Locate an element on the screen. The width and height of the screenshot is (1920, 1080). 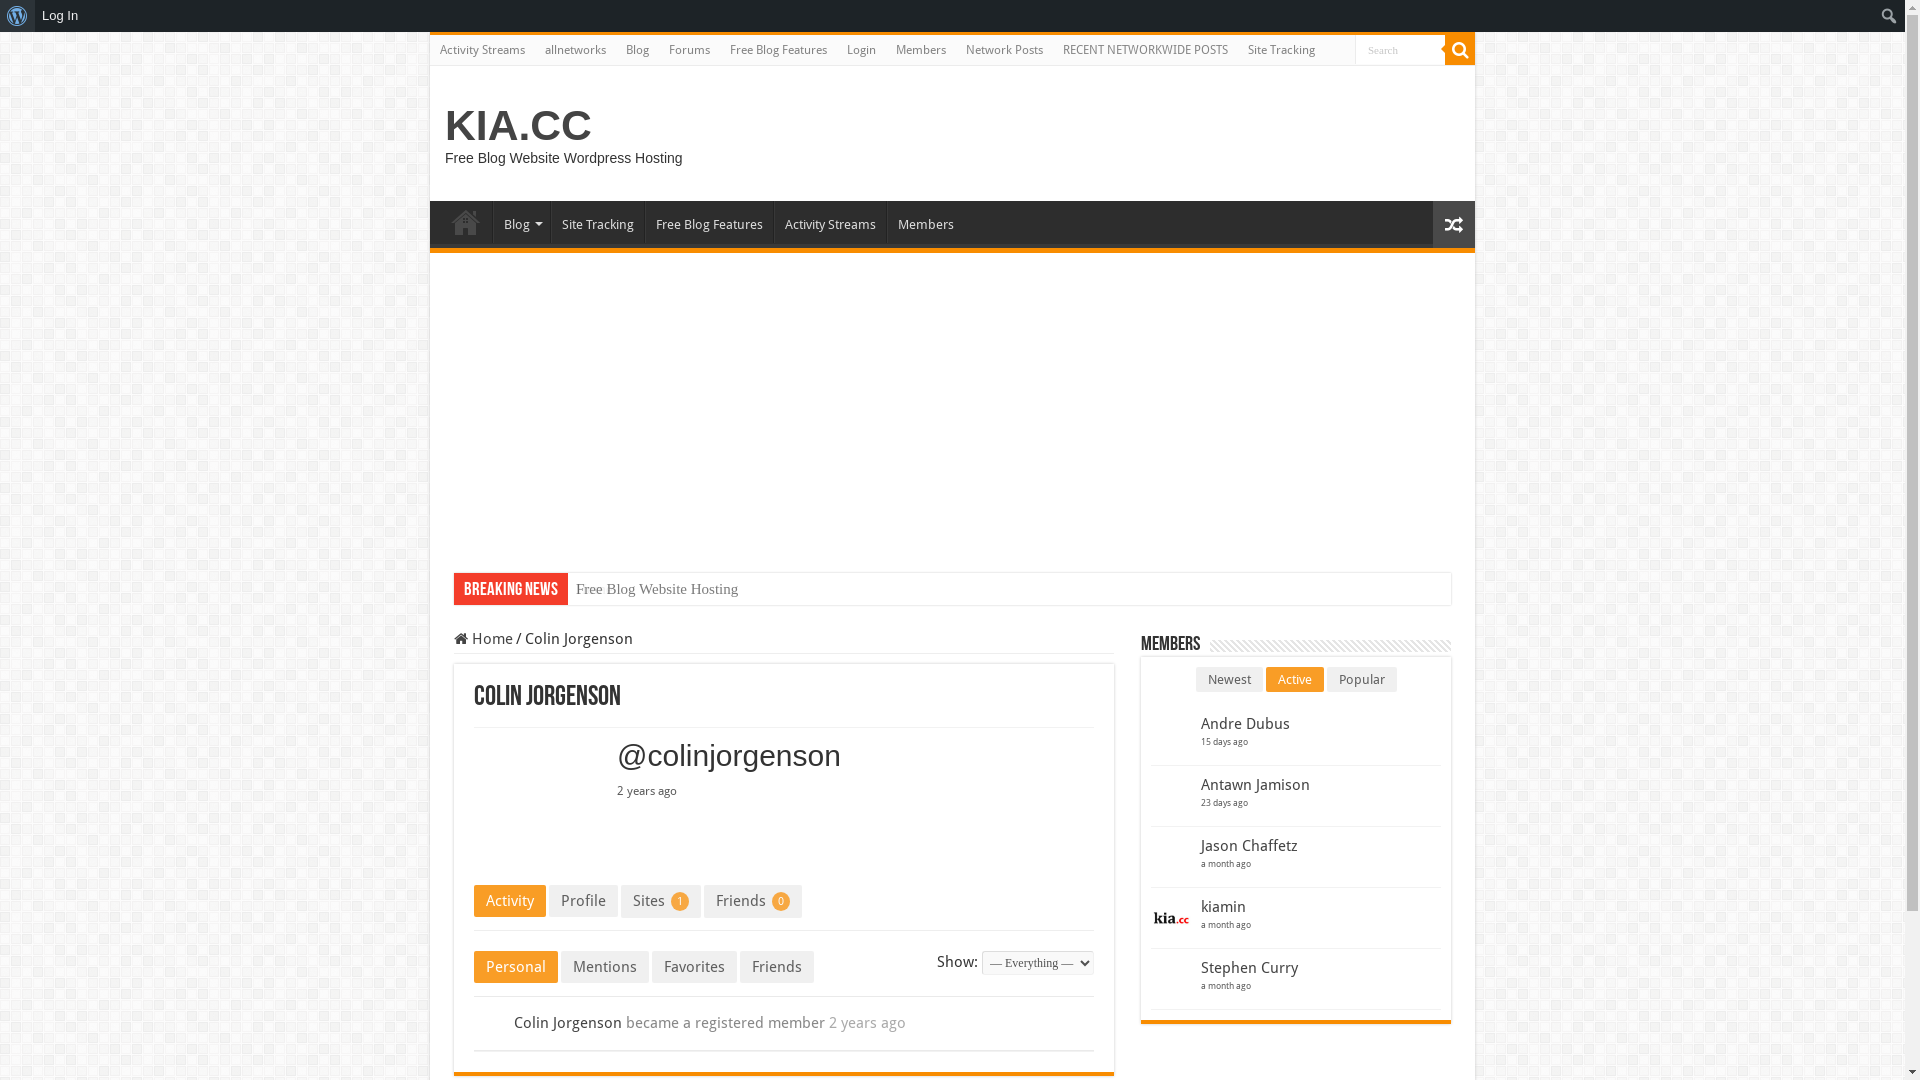
'Free Blog Website Hosting' is located at coordinates (657, 588).